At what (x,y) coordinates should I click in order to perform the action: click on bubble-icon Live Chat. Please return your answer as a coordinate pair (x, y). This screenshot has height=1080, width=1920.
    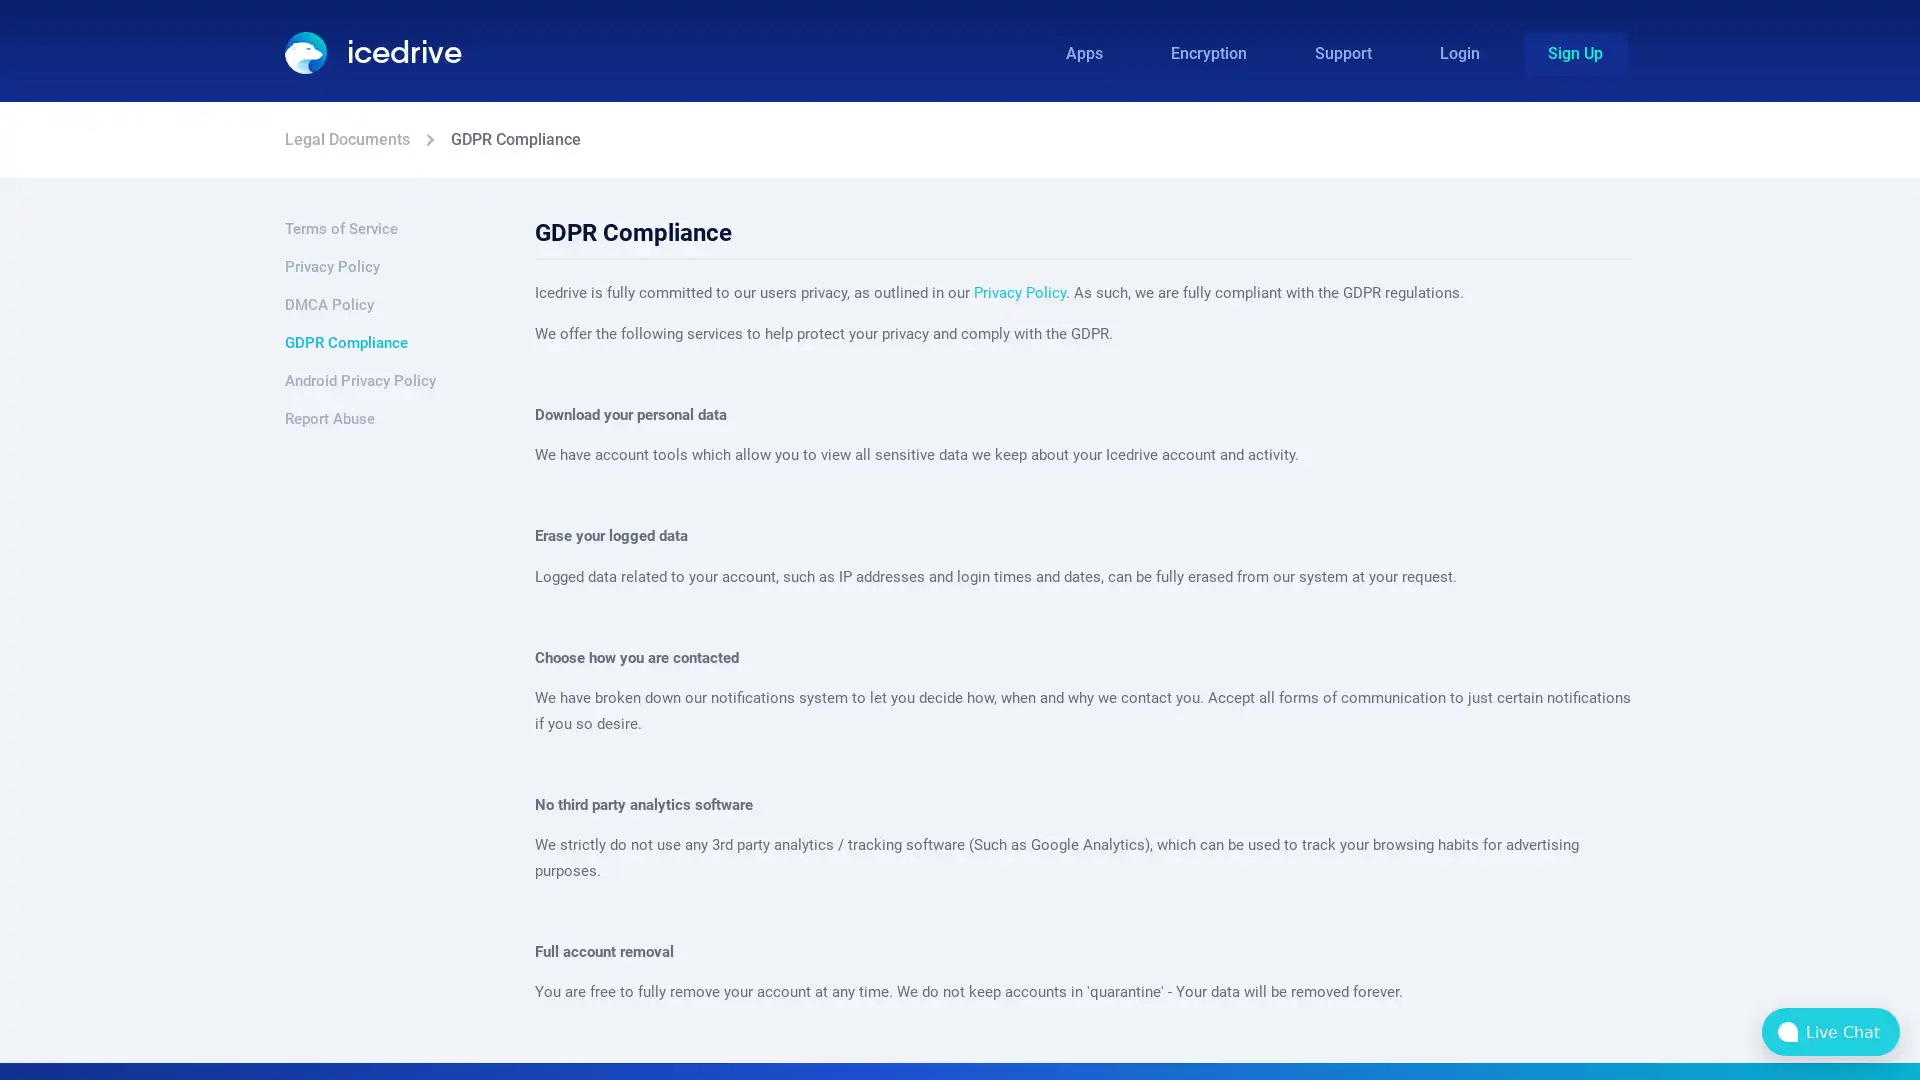
    Looking at the image, I should click on (1830, 1032).